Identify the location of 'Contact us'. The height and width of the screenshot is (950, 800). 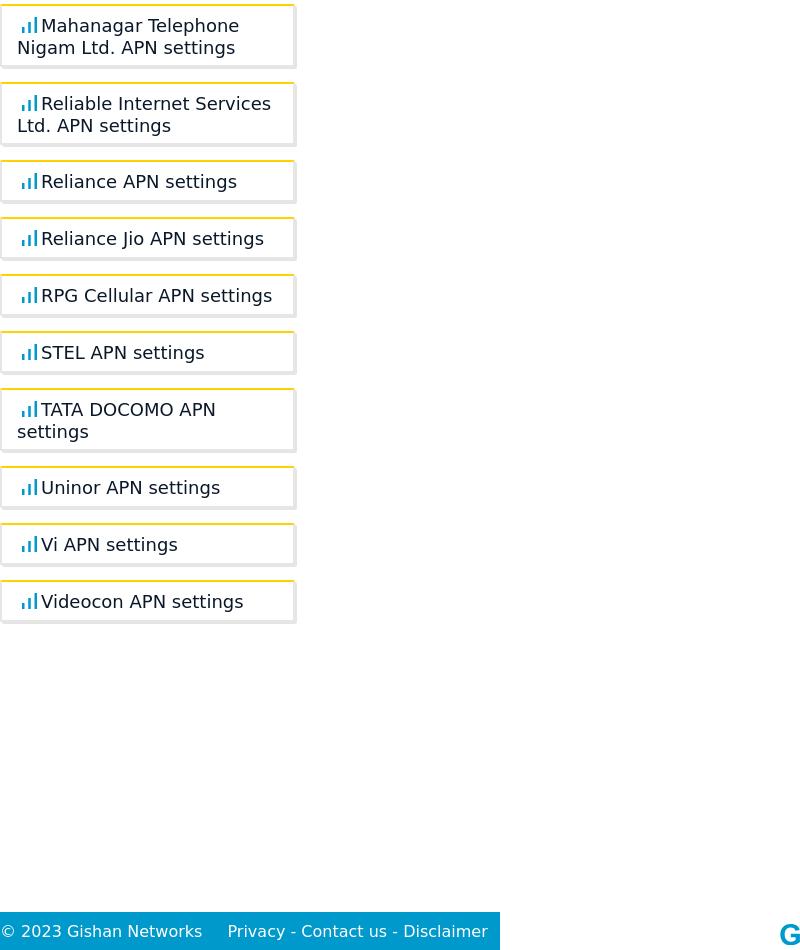
(344, 930).